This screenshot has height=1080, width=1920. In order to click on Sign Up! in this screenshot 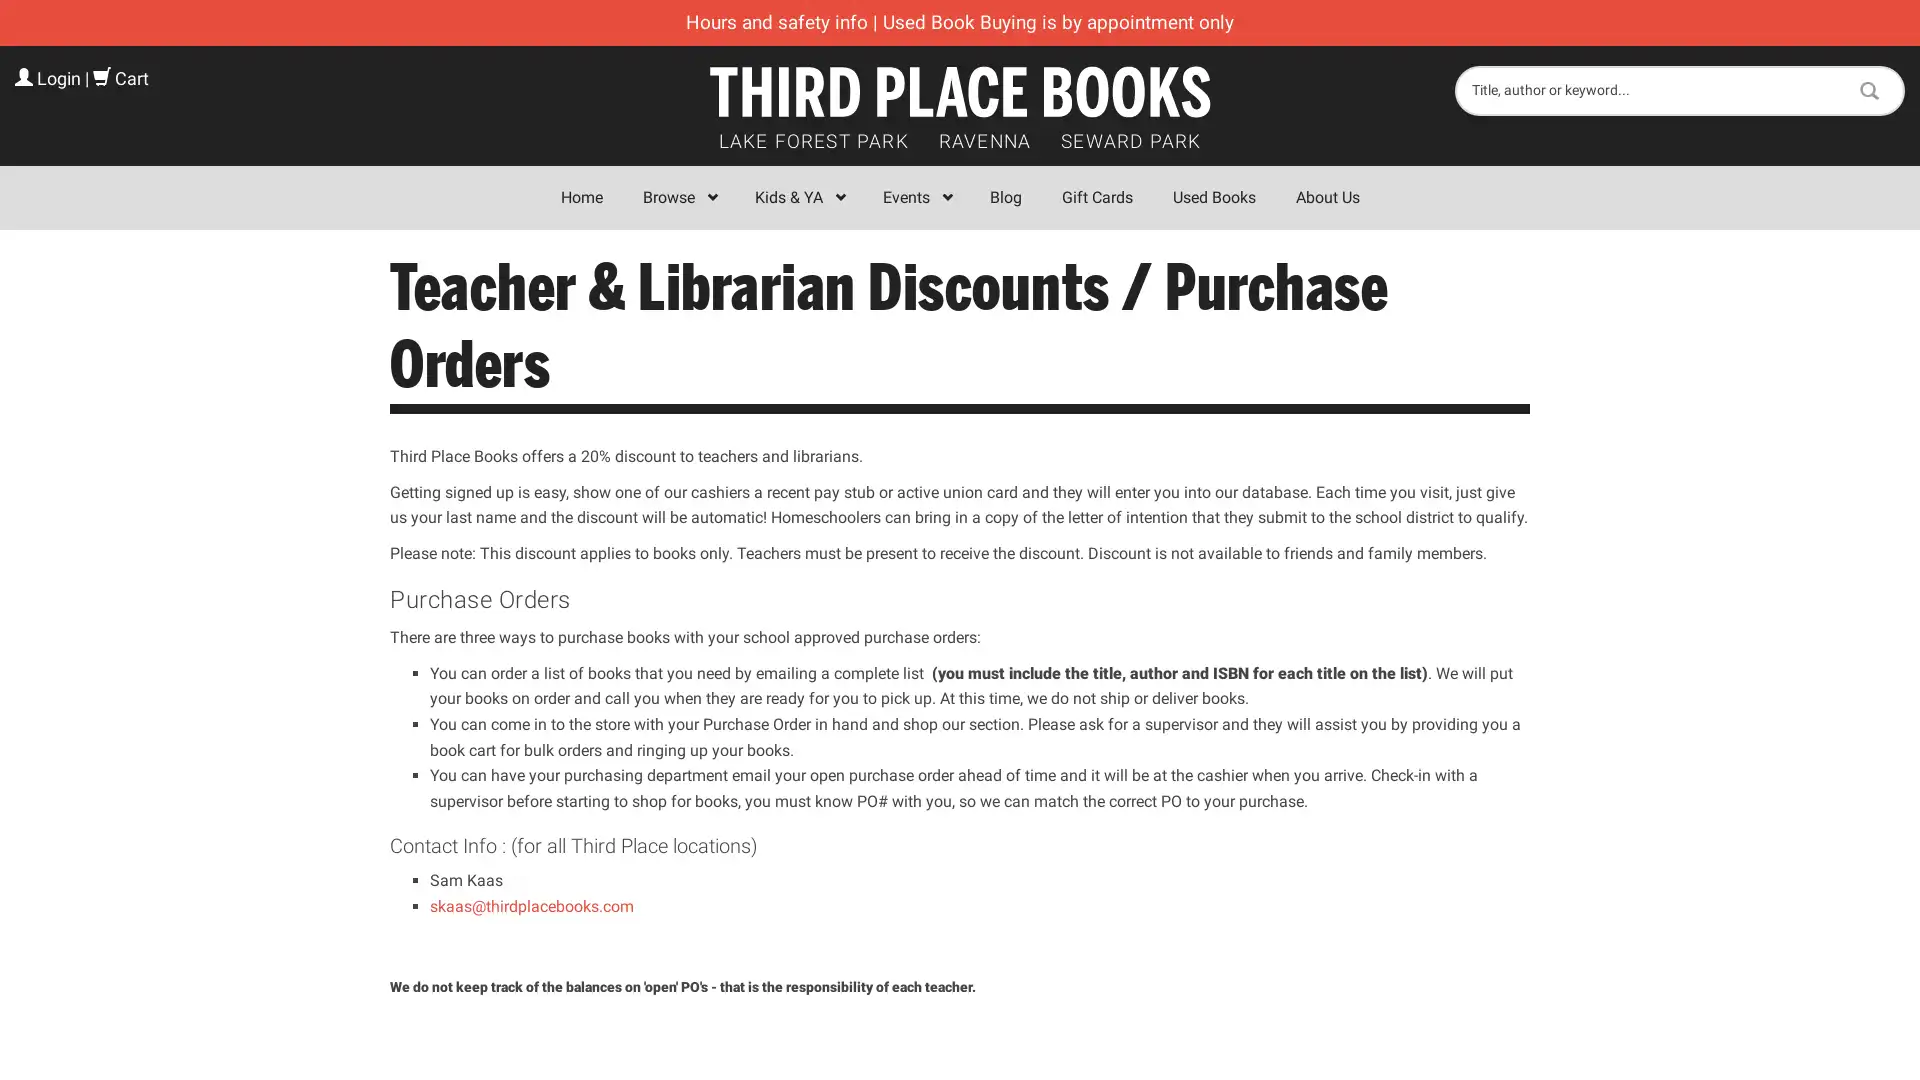, I will do `click(960, 744)`.